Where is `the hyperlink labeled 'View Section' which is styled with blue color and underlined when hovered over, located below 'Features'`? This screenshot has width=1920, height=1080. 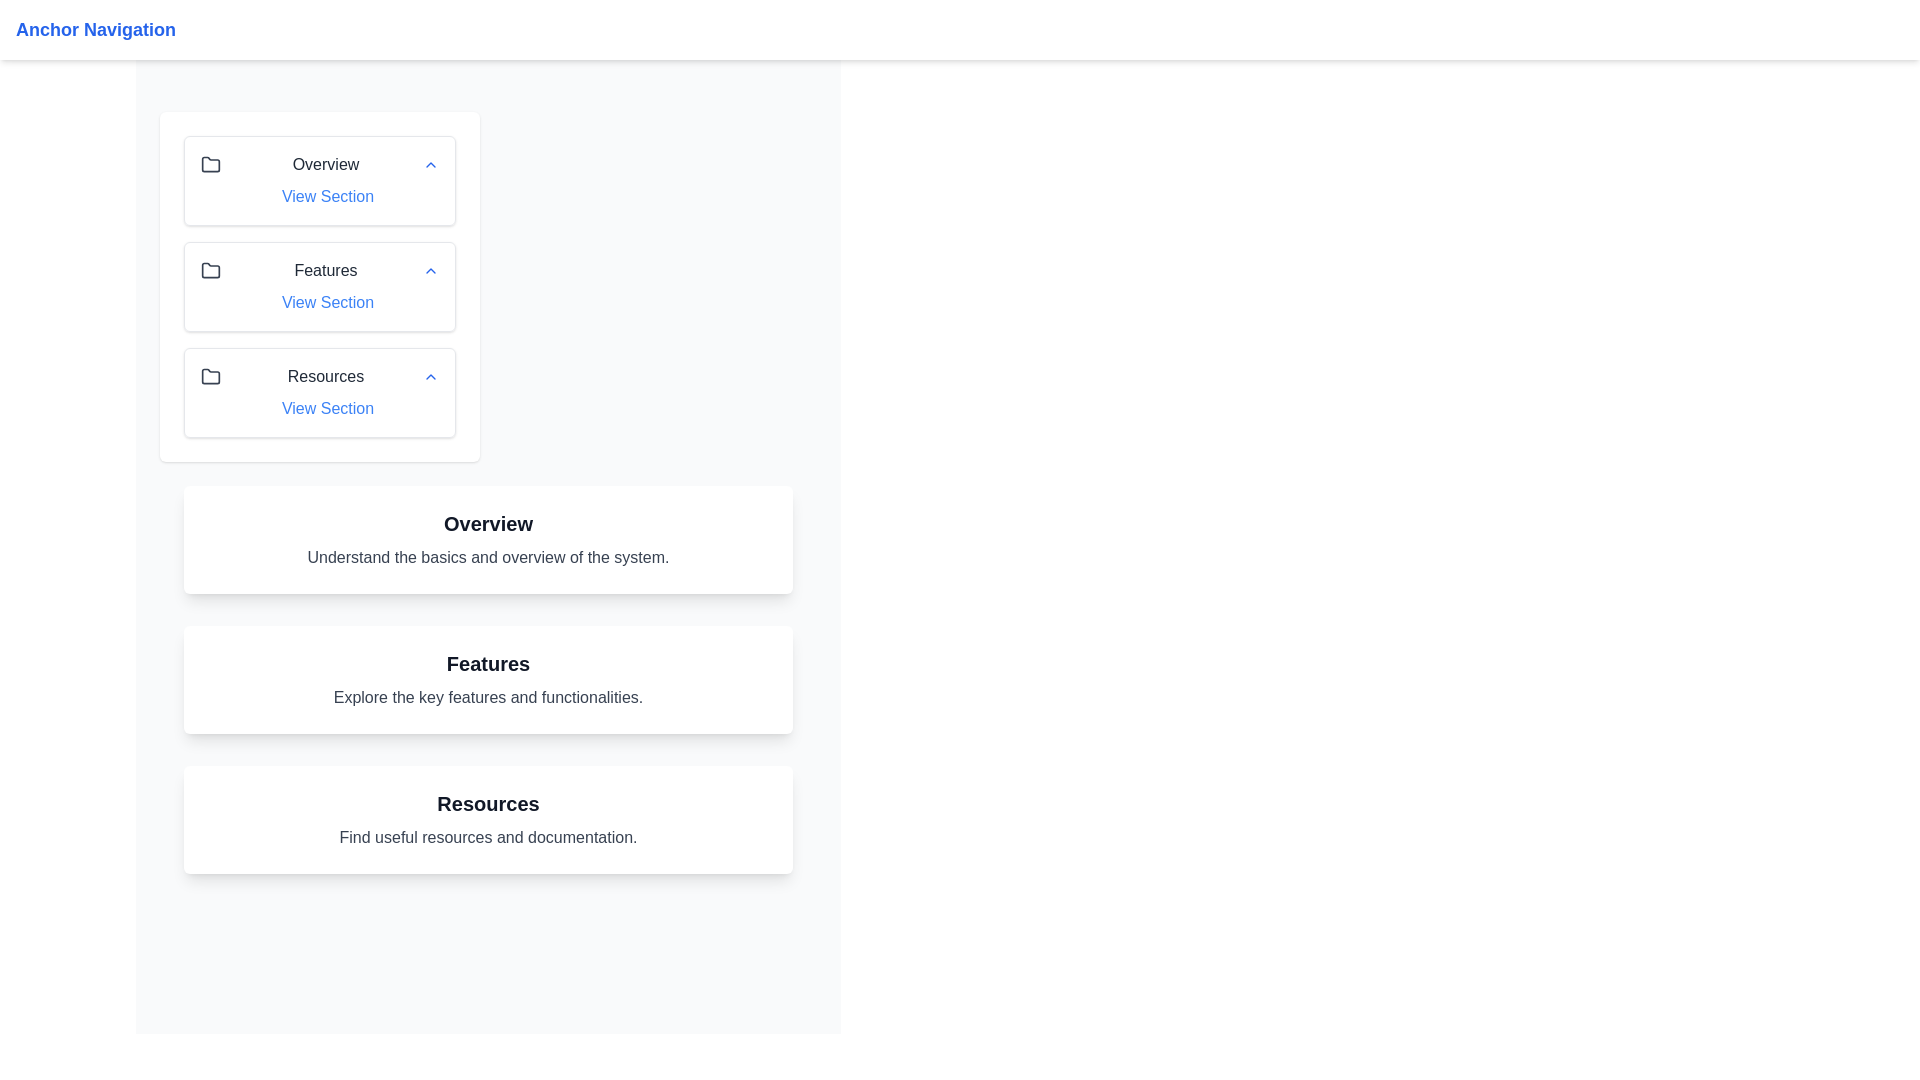
the hyperlink labeled 'View Section' which is styled with blue color and underlined when hovered over, located below 'Features' is located at coordinates (327, 302).